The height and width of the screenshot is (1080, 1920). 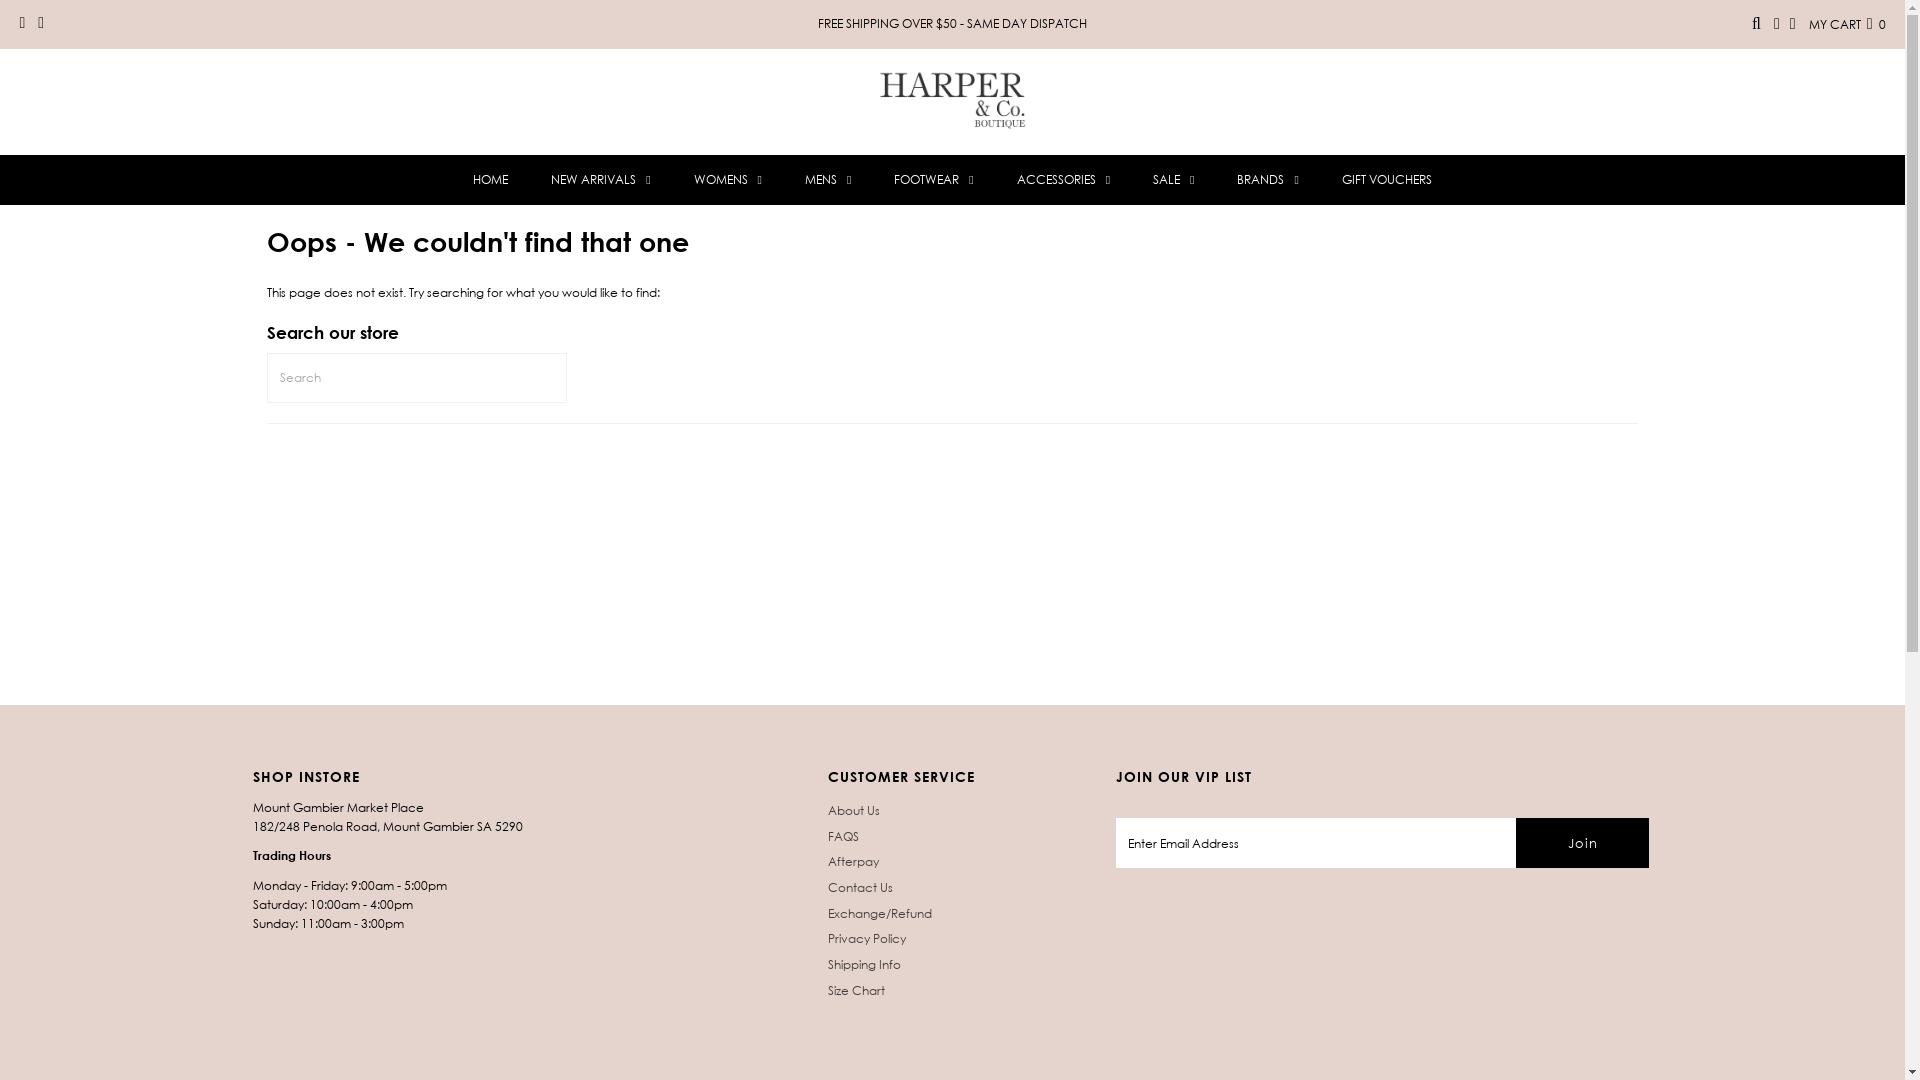 I want to click on 'Afterpay', so click(x=828, y=860).